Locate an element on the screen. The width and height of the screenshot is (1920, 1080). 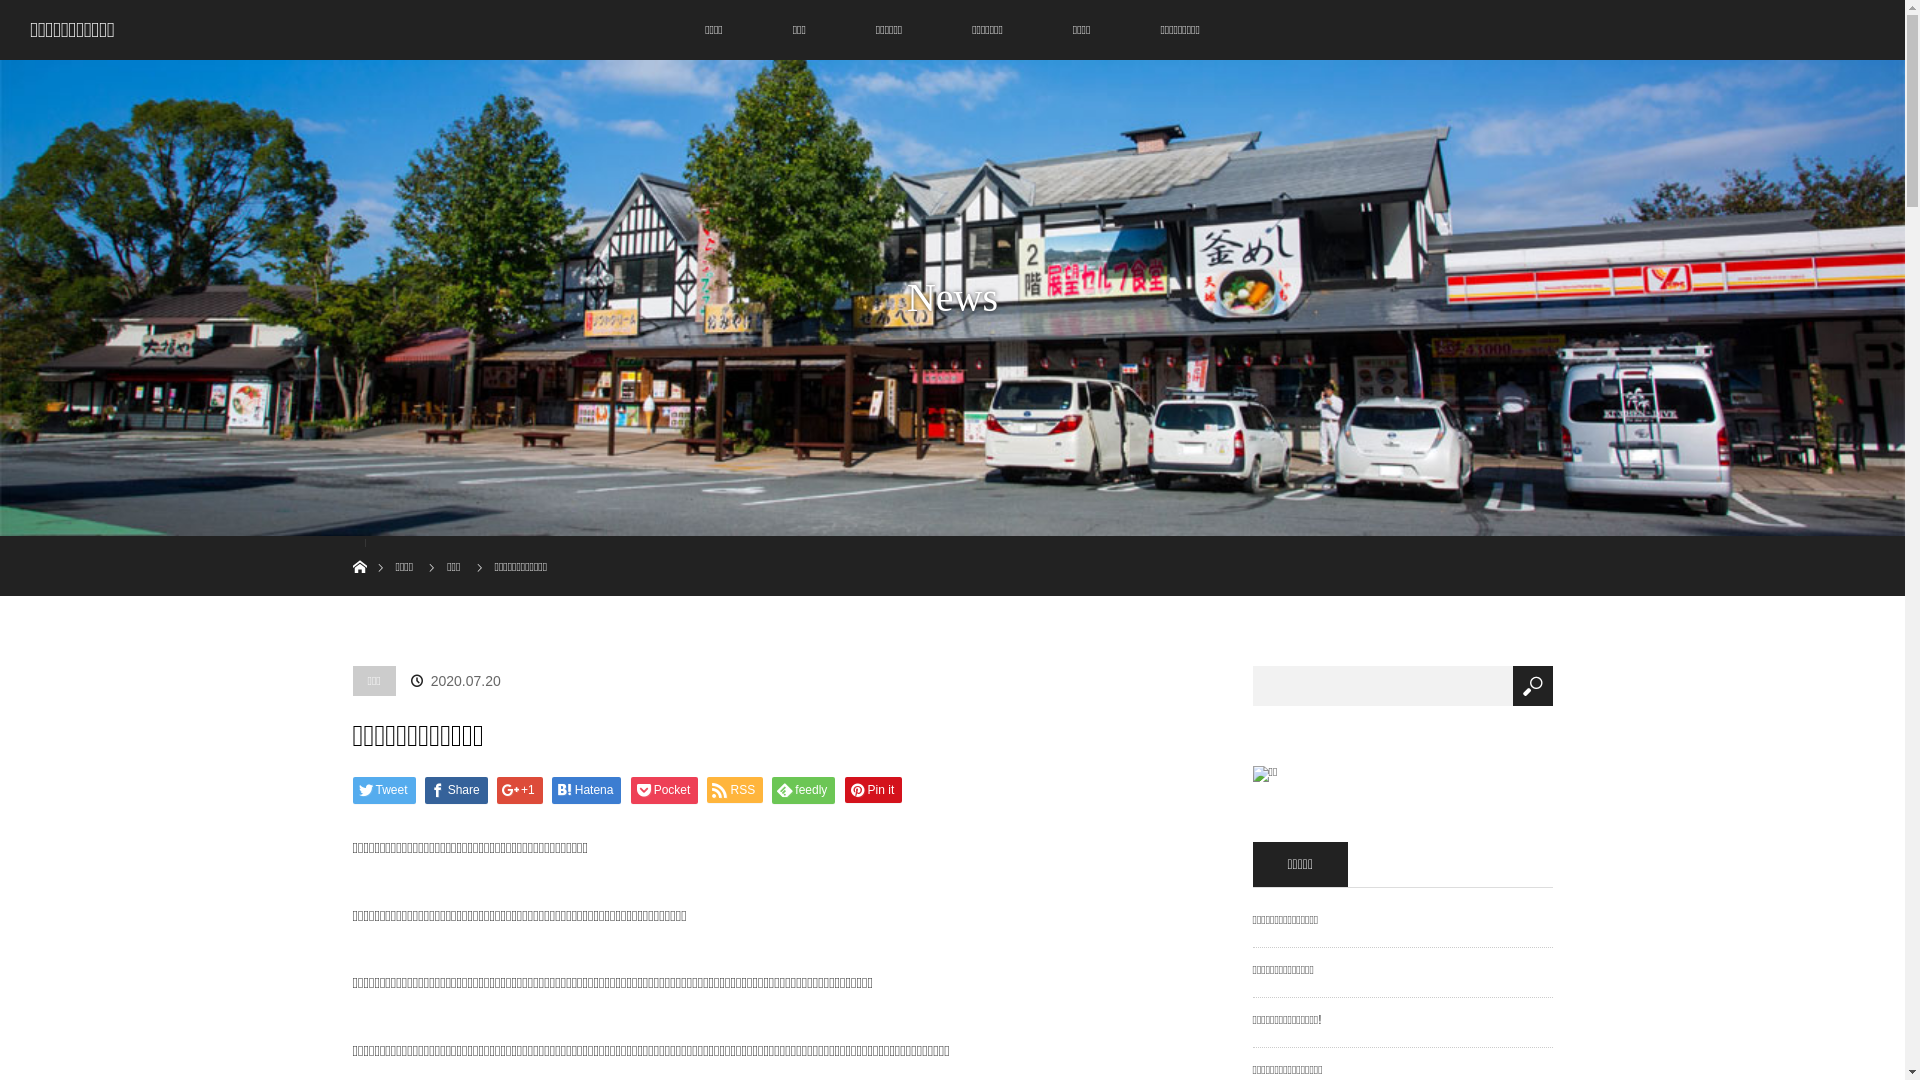
'RSS' is located at coordinates (733, 789).